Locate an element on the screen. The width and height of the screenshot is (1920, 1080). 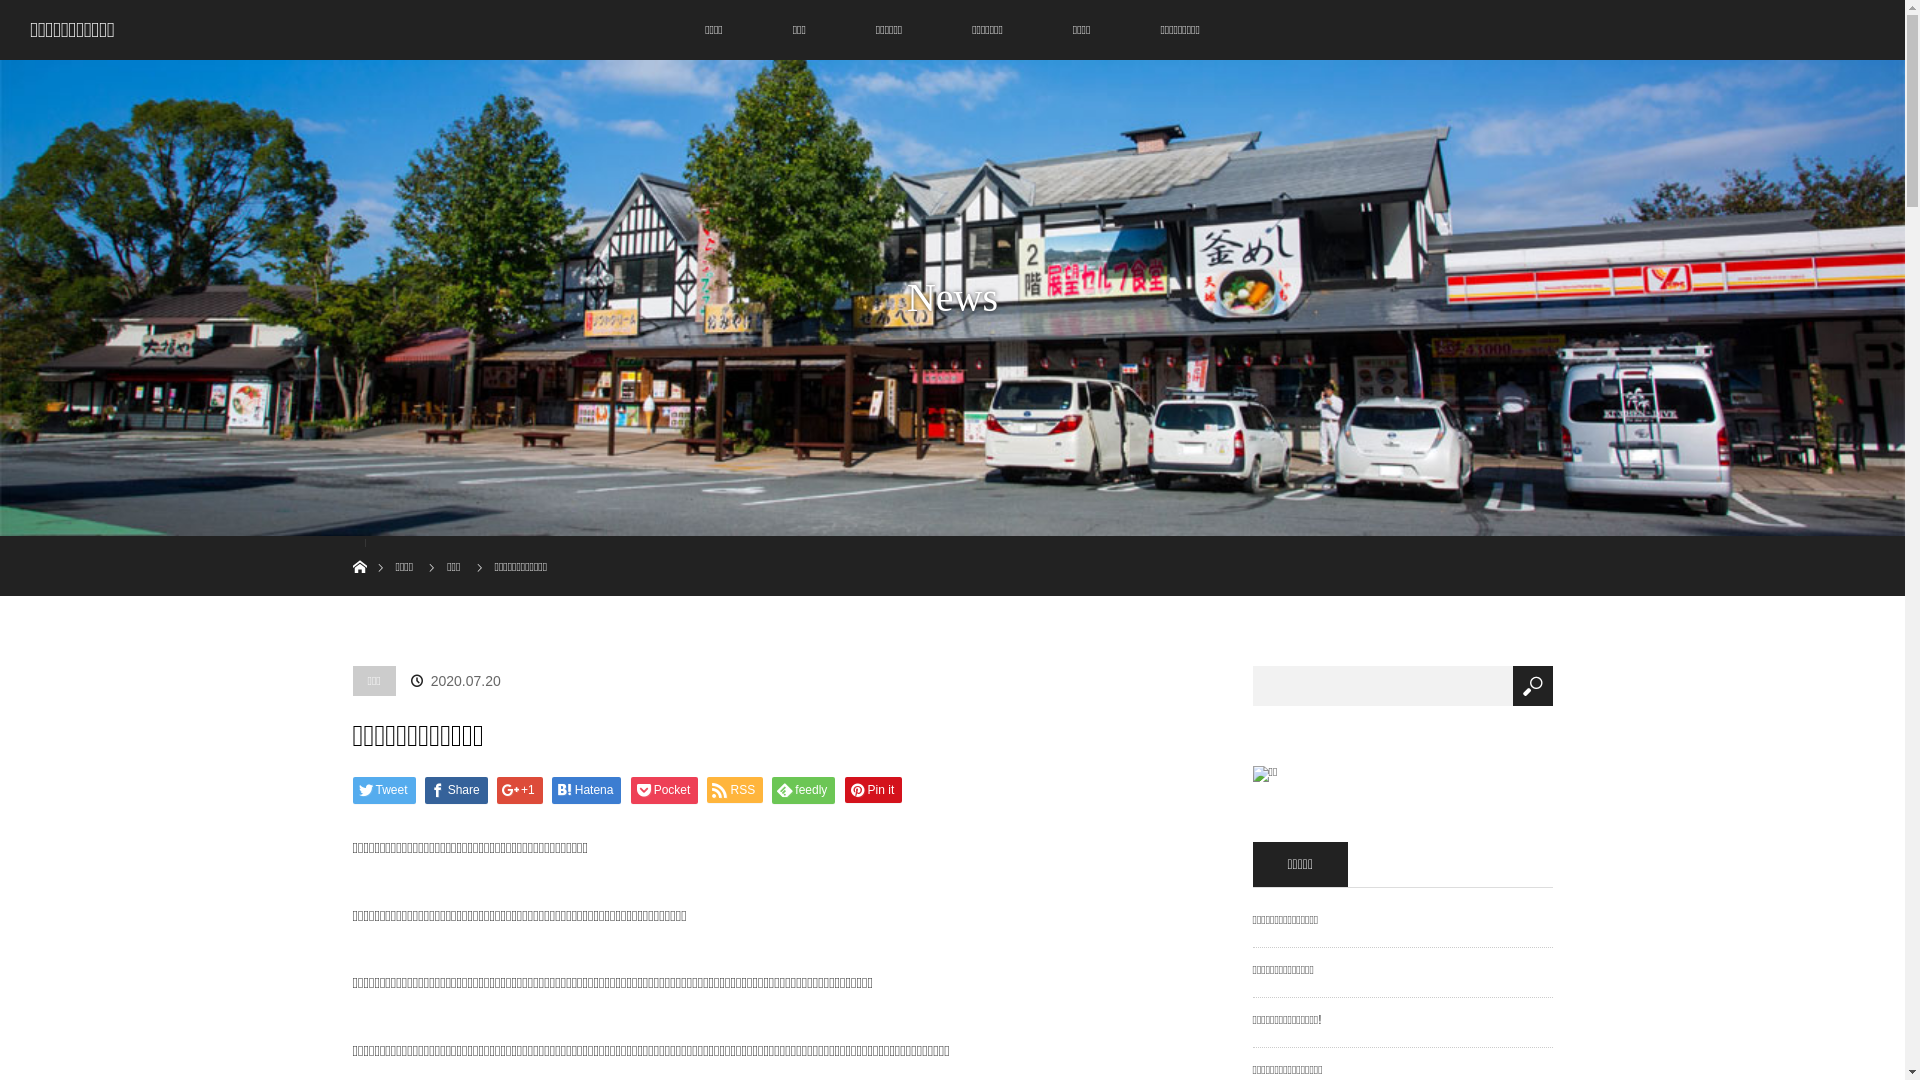
'RSS' is located at coordinates (733, 789).